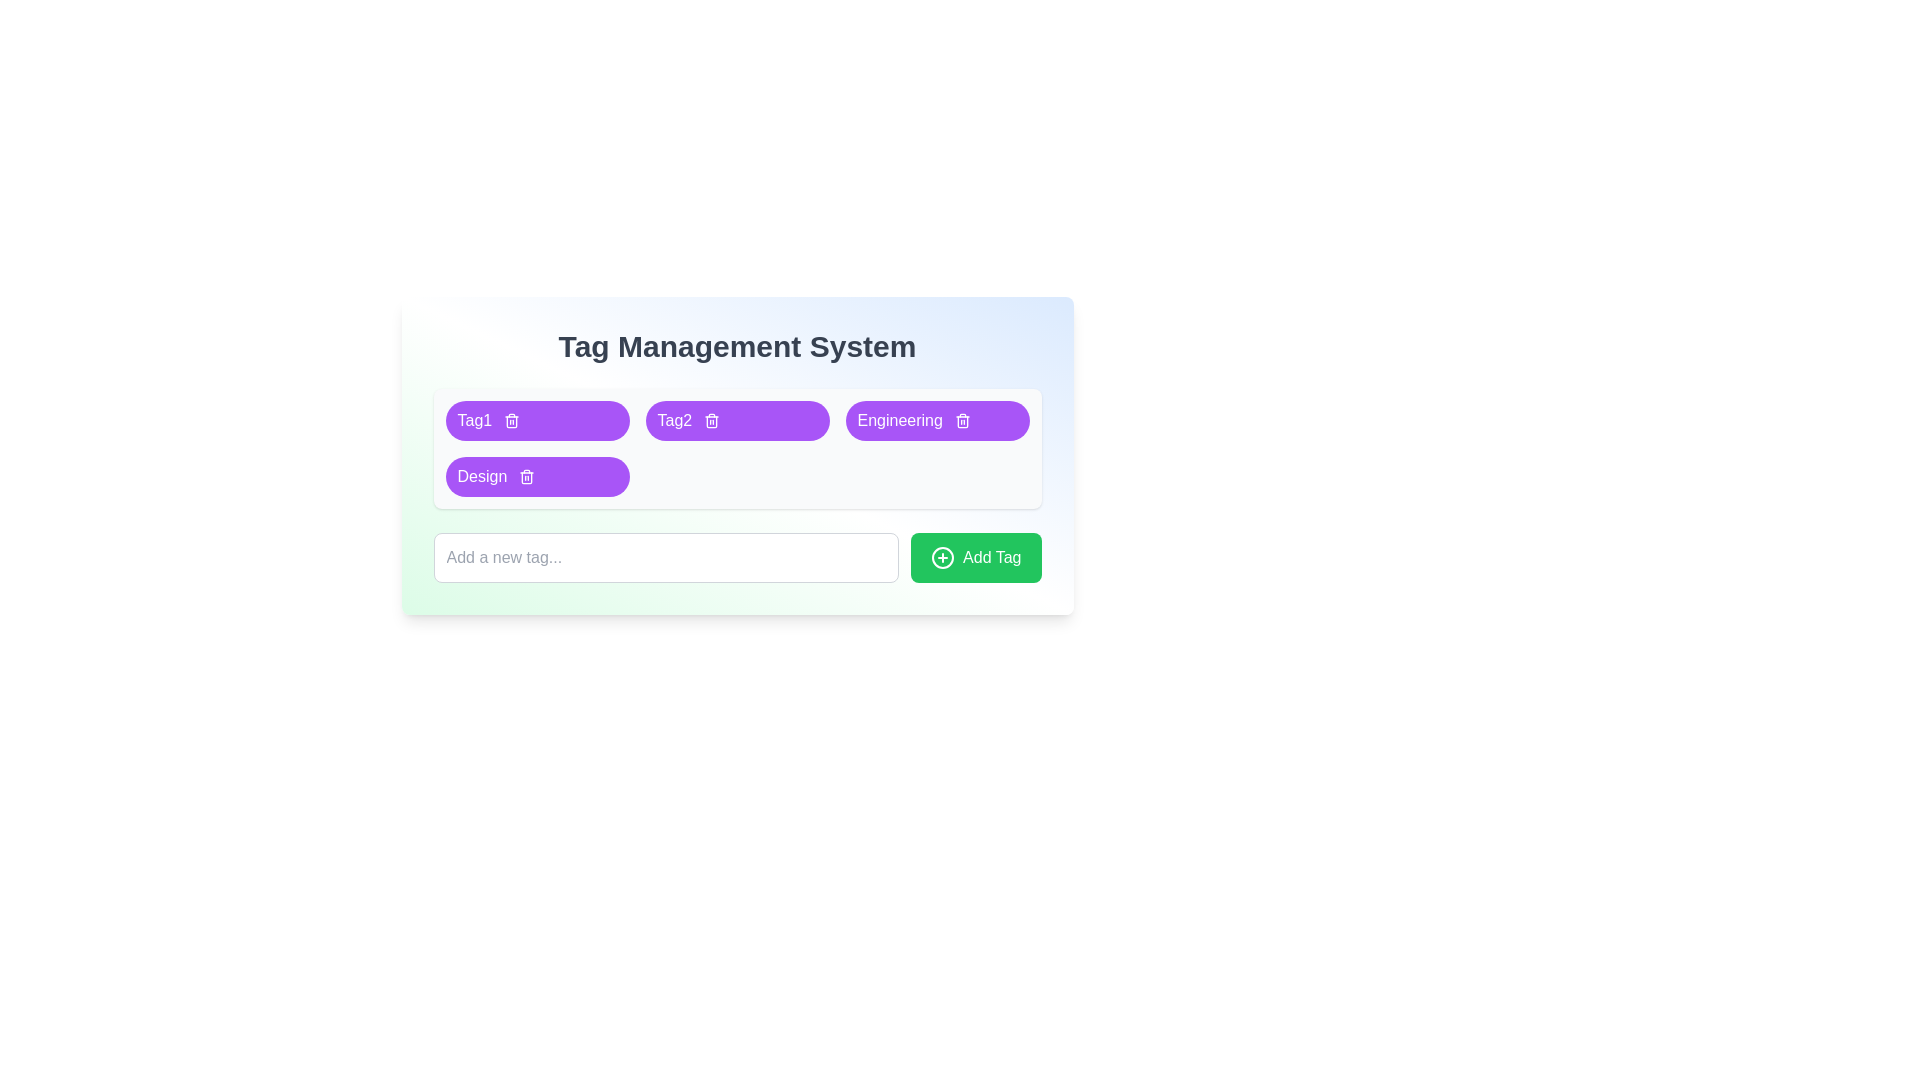  I want to click on the trash icon button styled in white on a purple background, located inside the rounded label with the text 'Tag1', so click(512, 419).